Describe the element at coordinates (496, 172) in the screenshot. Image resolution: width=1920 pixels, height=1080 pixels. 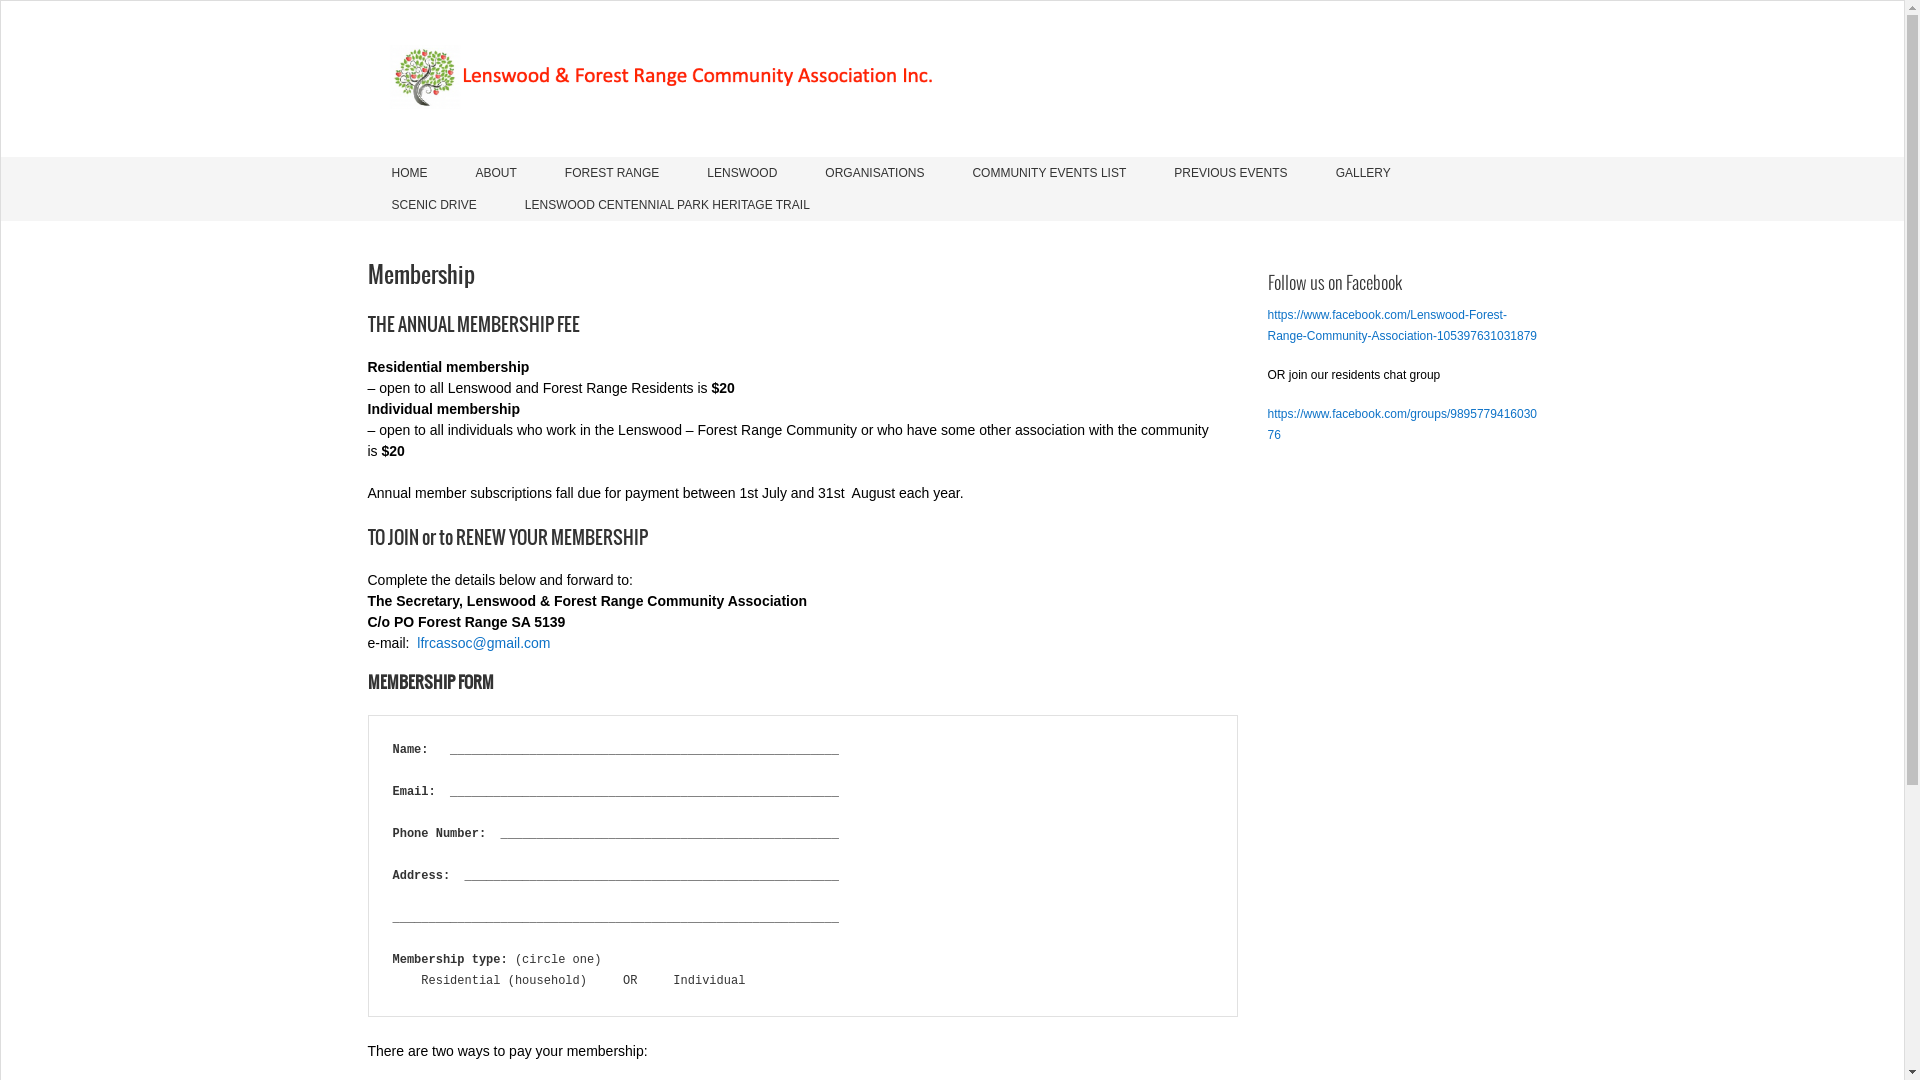
I see `'ABOUT'` at that location.